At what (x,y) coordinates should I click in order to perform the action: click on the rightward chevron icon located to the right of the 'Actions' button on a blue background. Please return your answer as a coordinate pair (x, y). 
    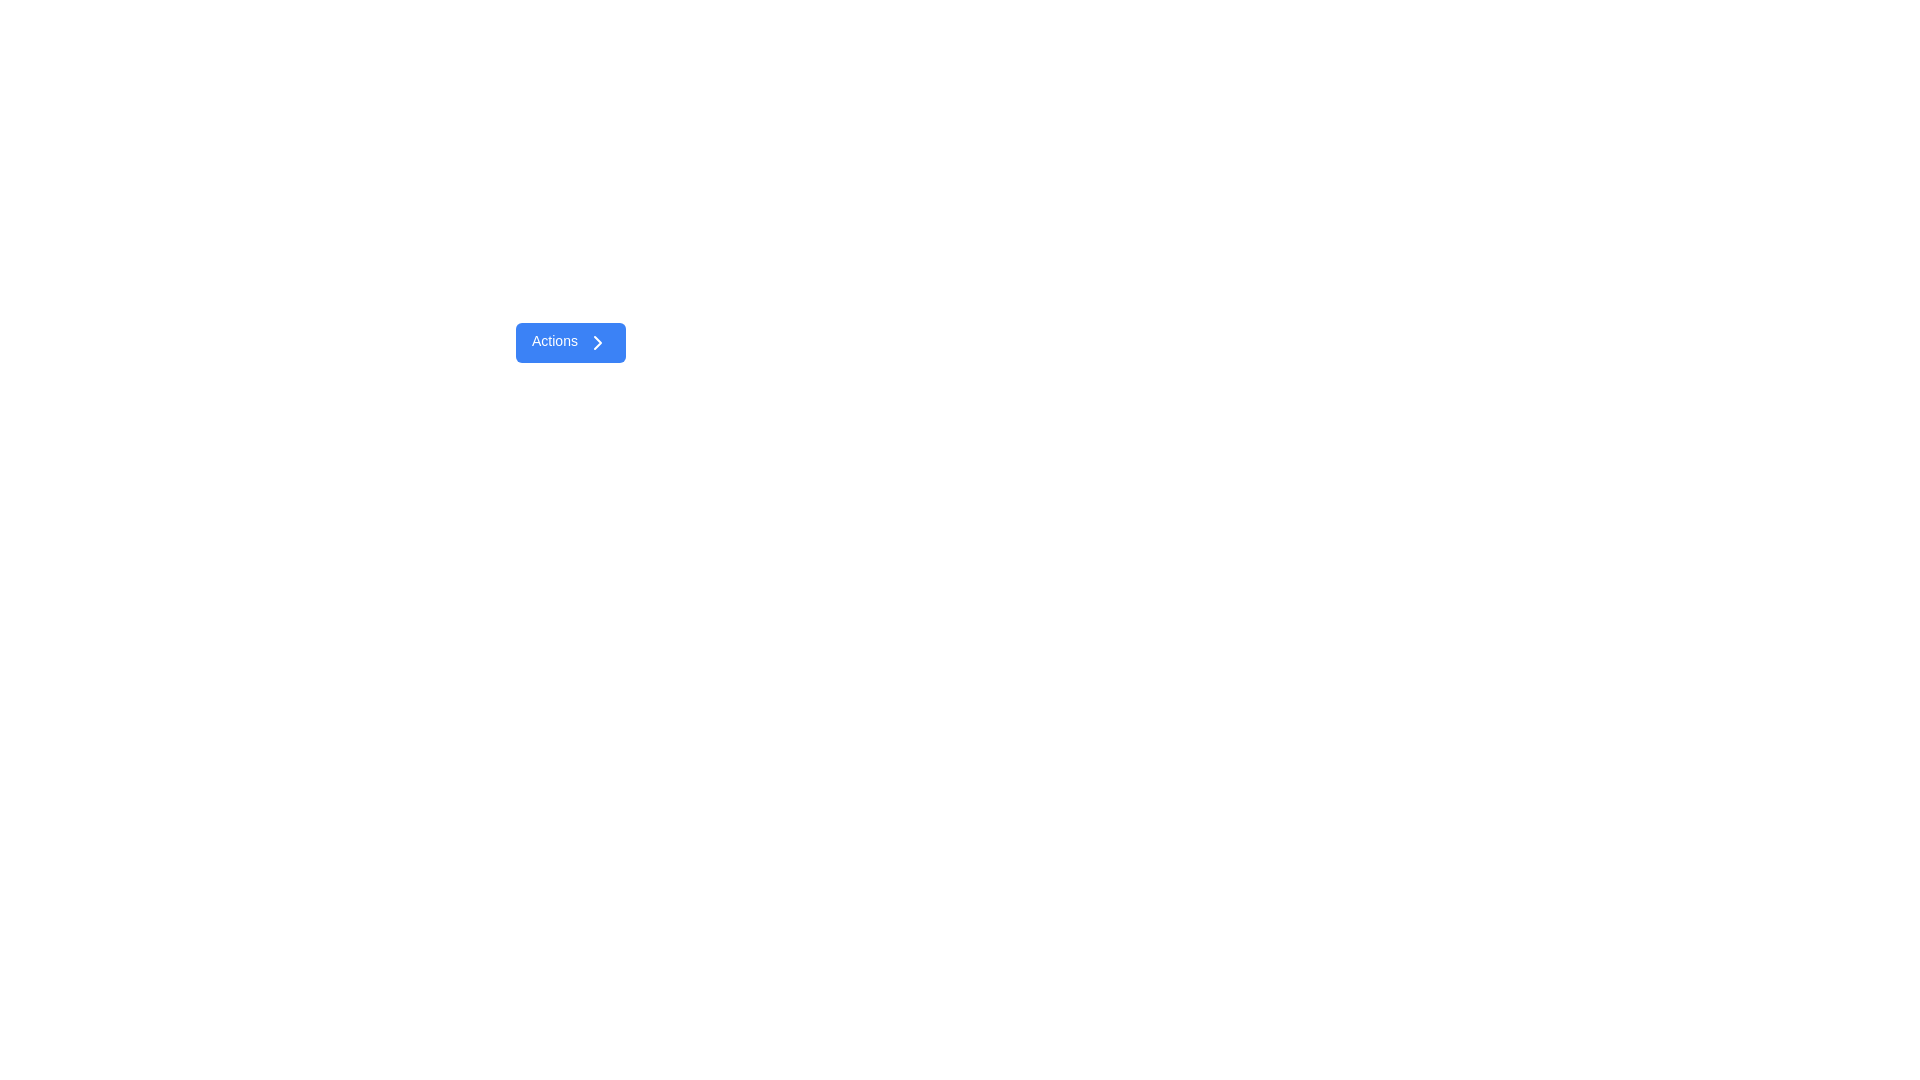
    Looking at the image, I should click on (596, 342).